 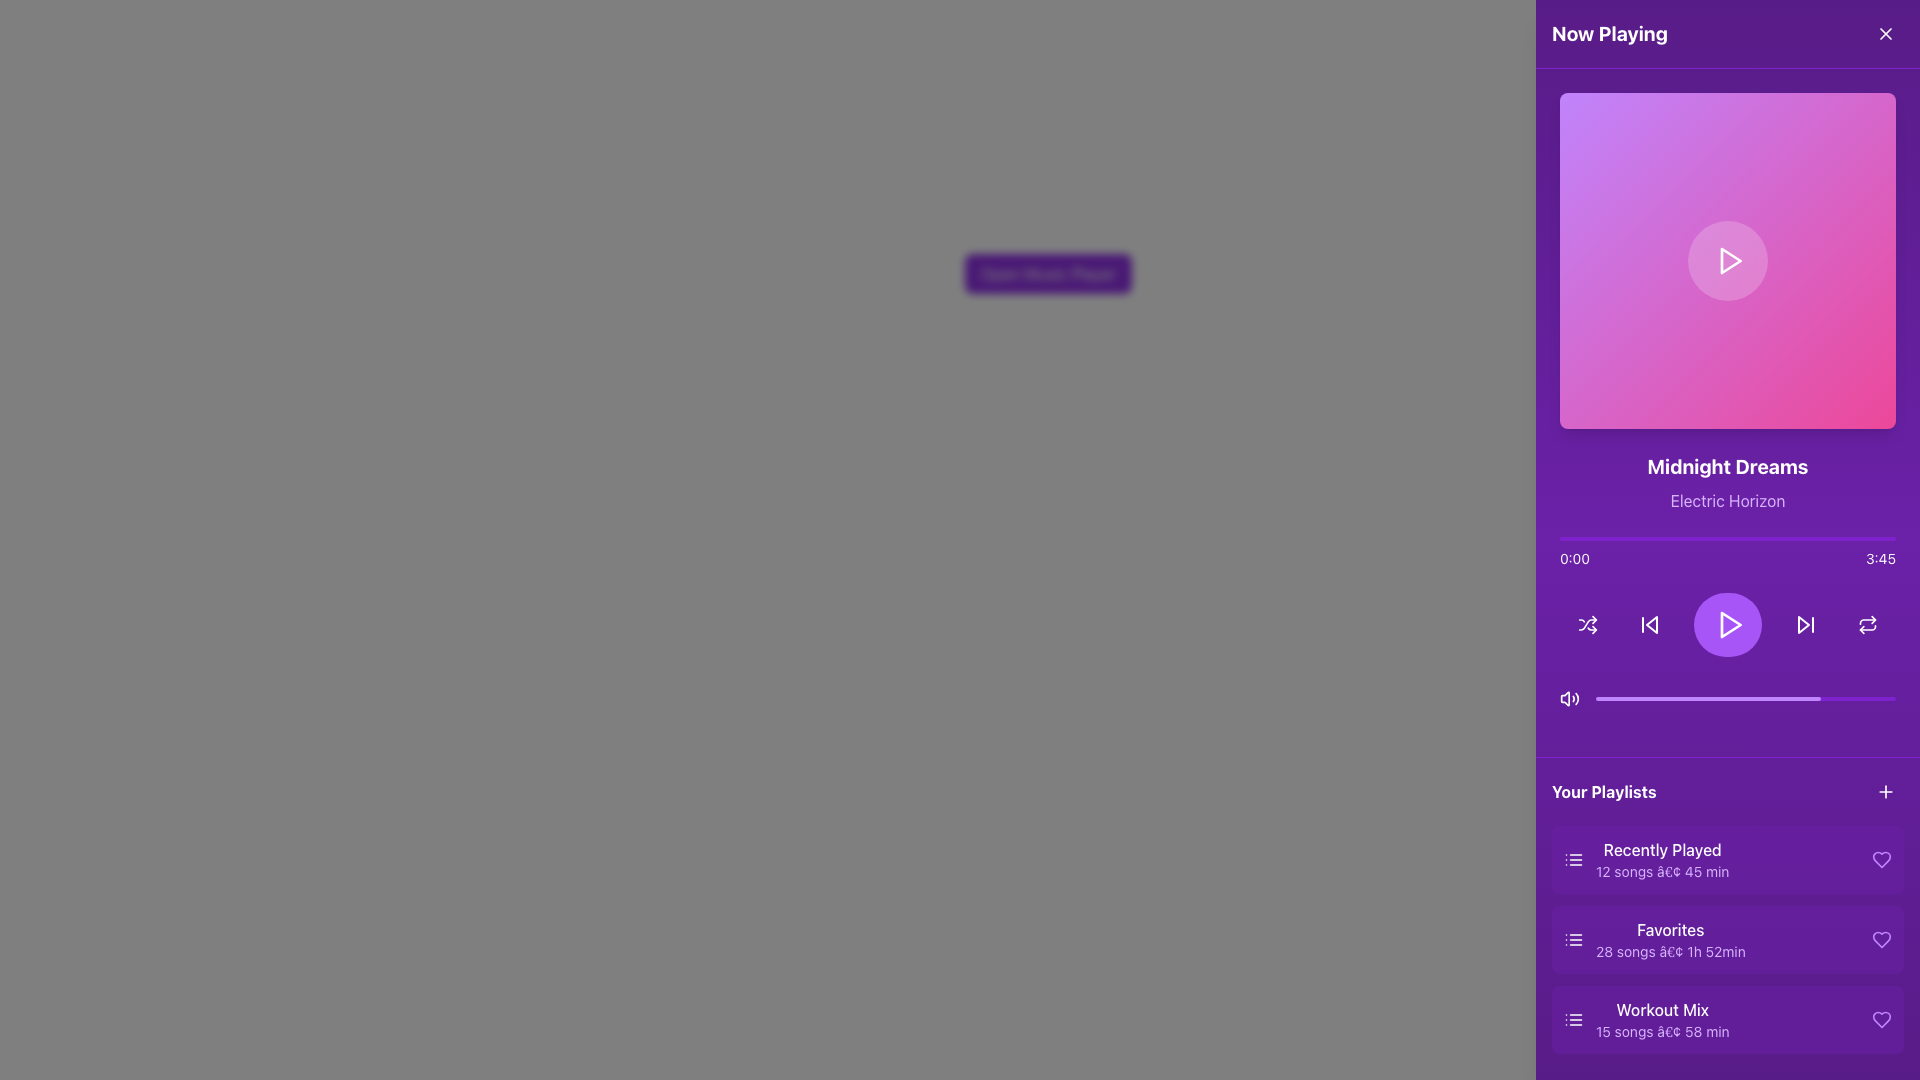 I want to click on the circular button with a white cross icon in the center, located in the top-right corner of the 'Now Playing' section header, so click(x=1885, y=34).